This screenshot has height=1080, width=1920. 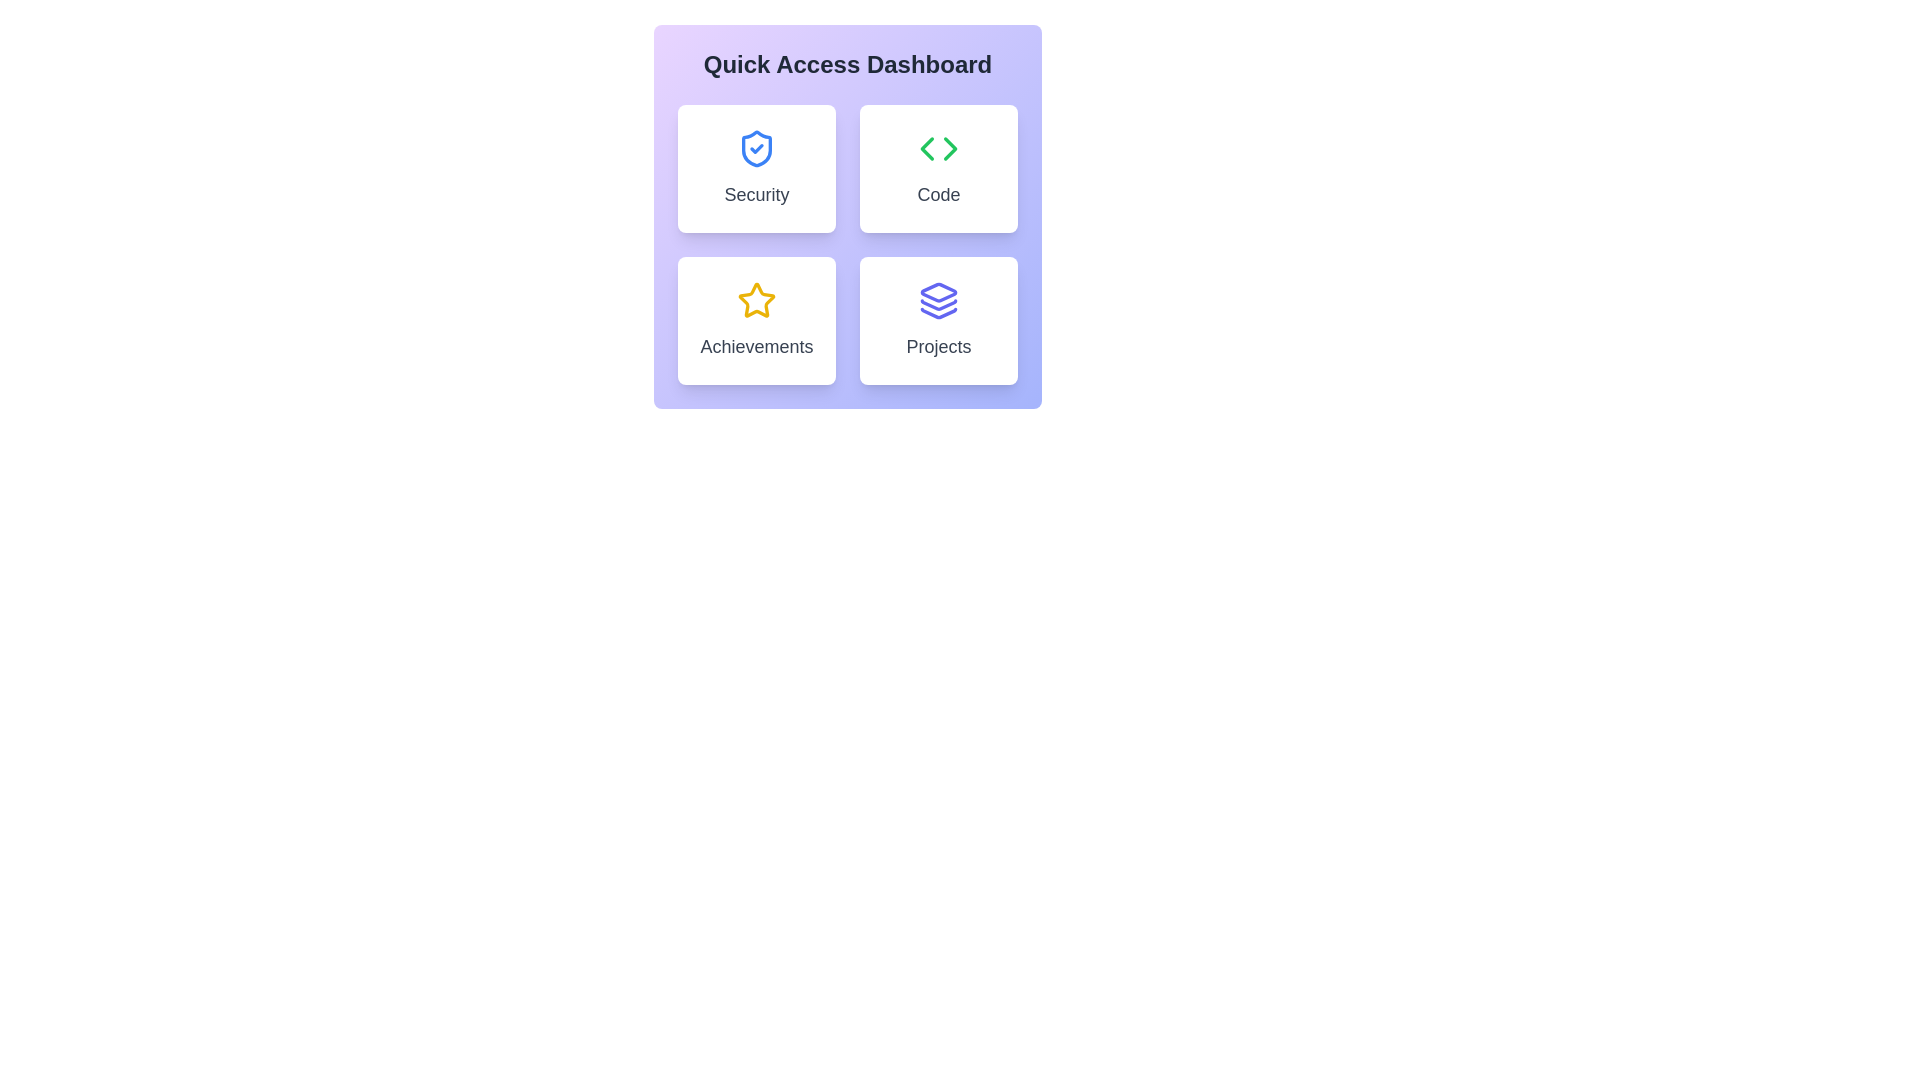 What do you see at coordinates (756, 148) in the screenshot?
I see `the security icon, a shield with a checkmark, located in the upper-left card of the Quick Access Dashboard` at bounding box center [756, 148].